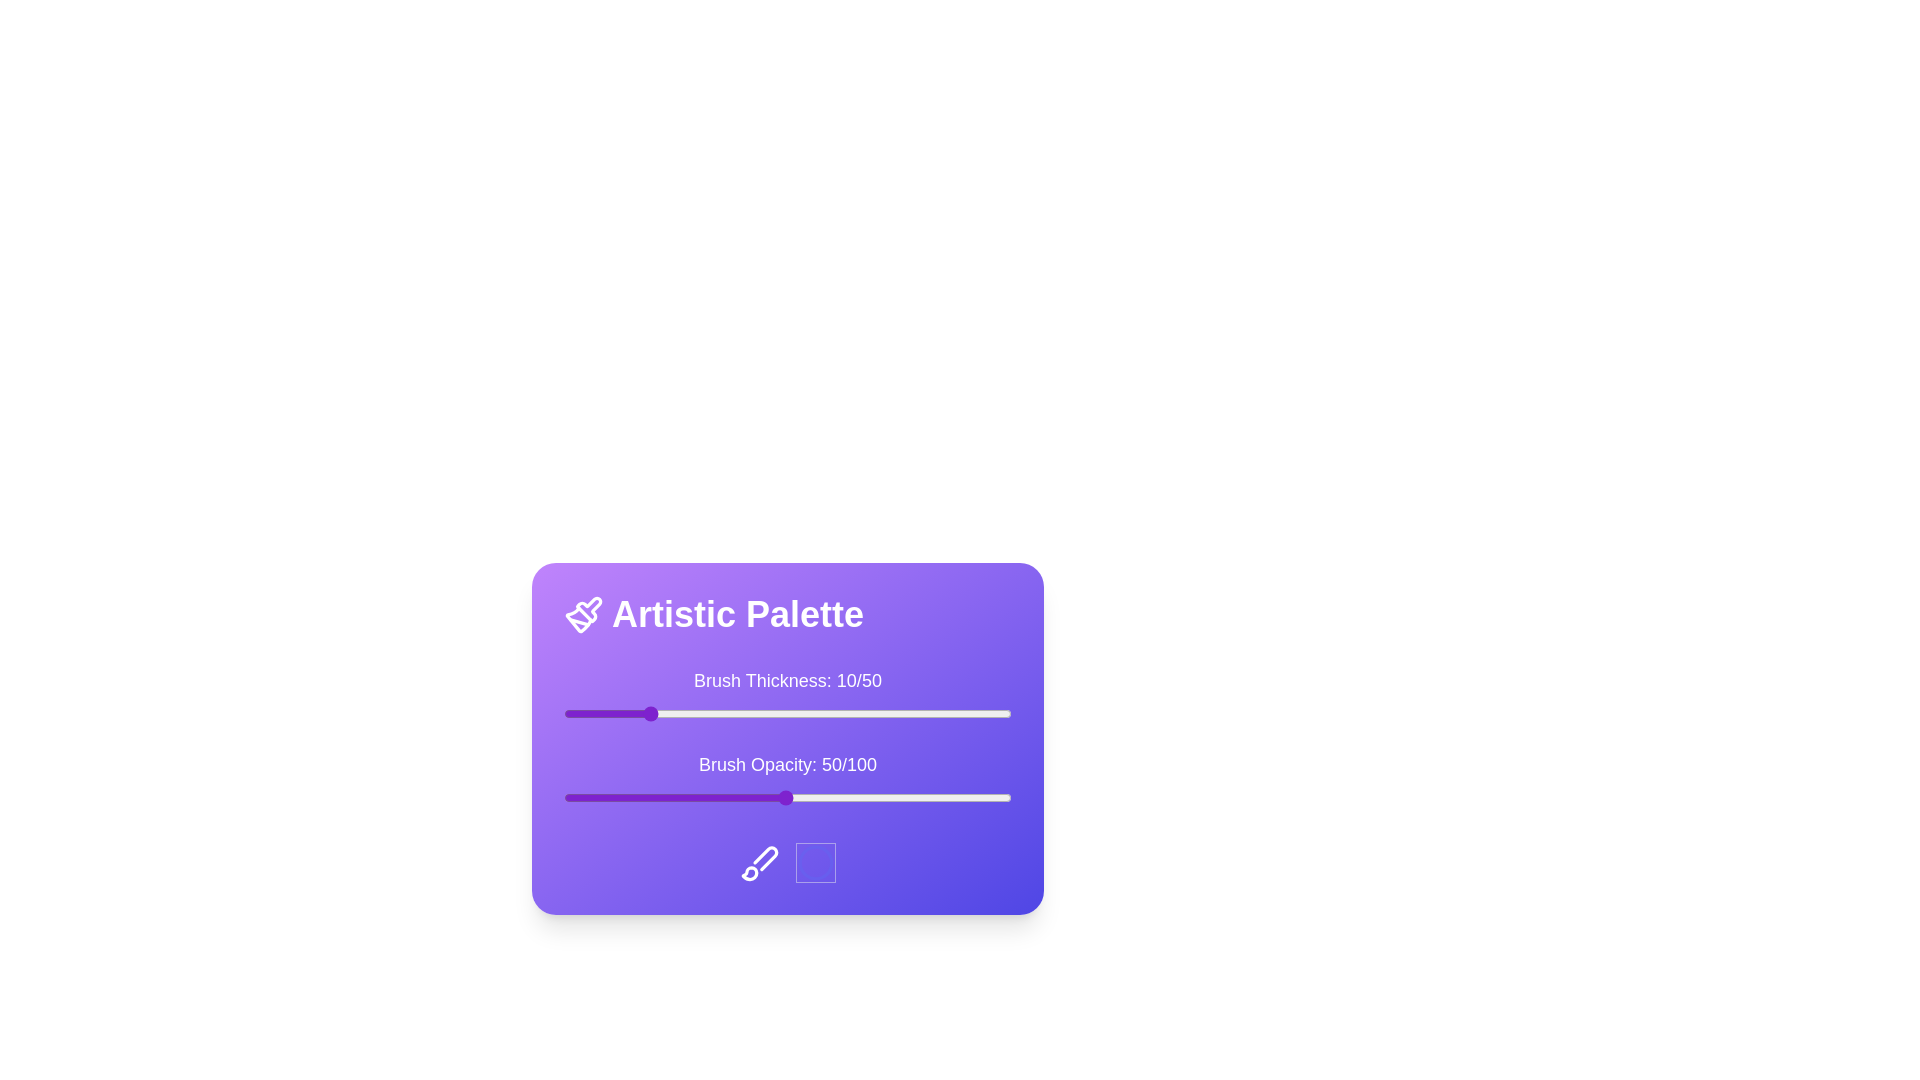 Image resolution: width=1920 pixels, height=1080 pixels. Describe the element at coordinates (956, 797) in the screenshot. I see `the 'Brush Opacity' slider to set the opacity to 88%` at that location.